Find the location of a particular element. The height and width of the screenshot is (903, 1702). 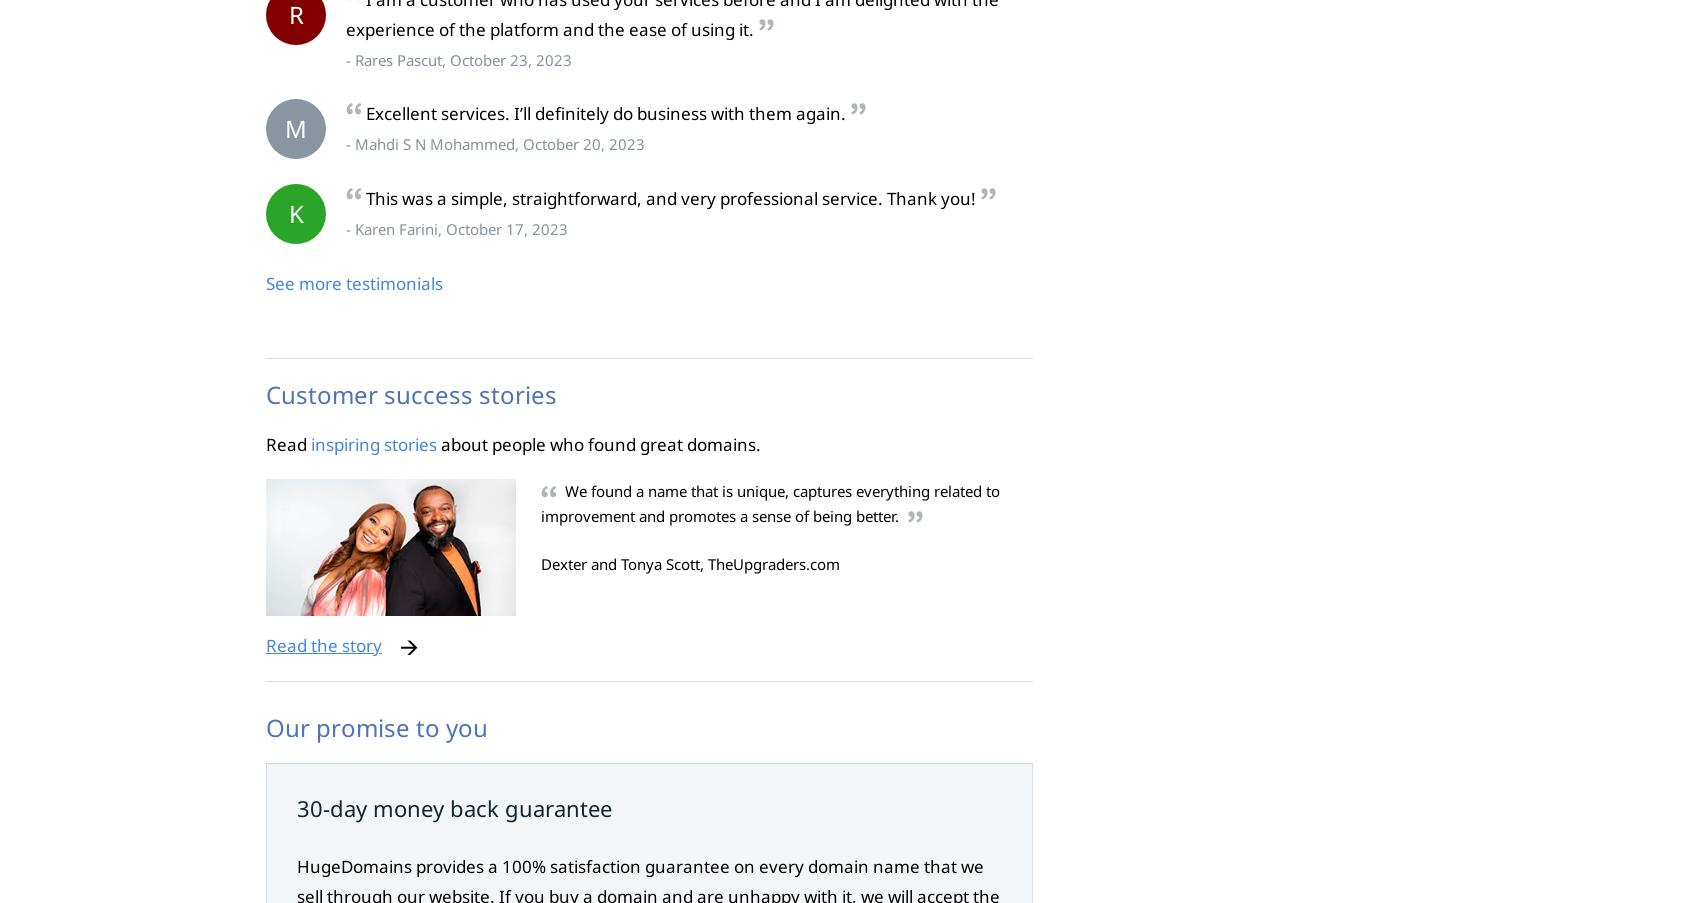

'We found a name that is unique, captures everything related to improvement and promotes a sense of being better.' is located at coordinates (540, 503).